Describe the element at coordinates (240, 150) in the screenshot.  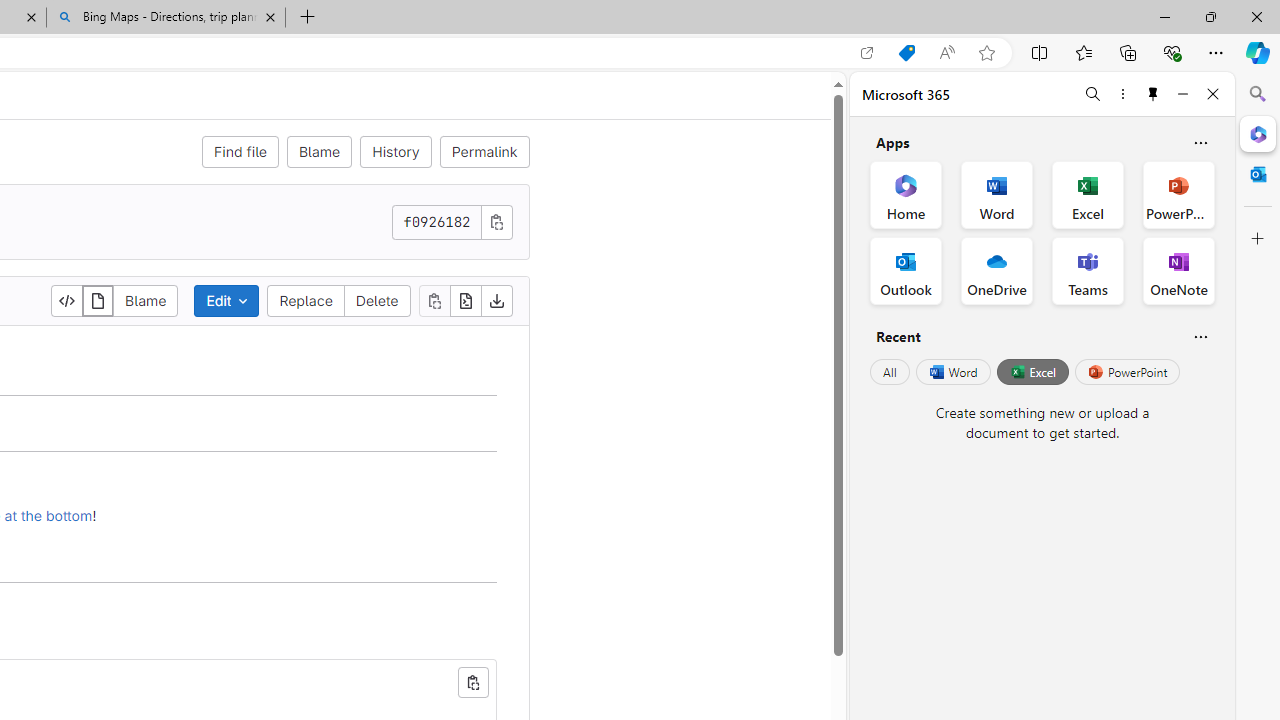
I see `'Find file'` at that location.